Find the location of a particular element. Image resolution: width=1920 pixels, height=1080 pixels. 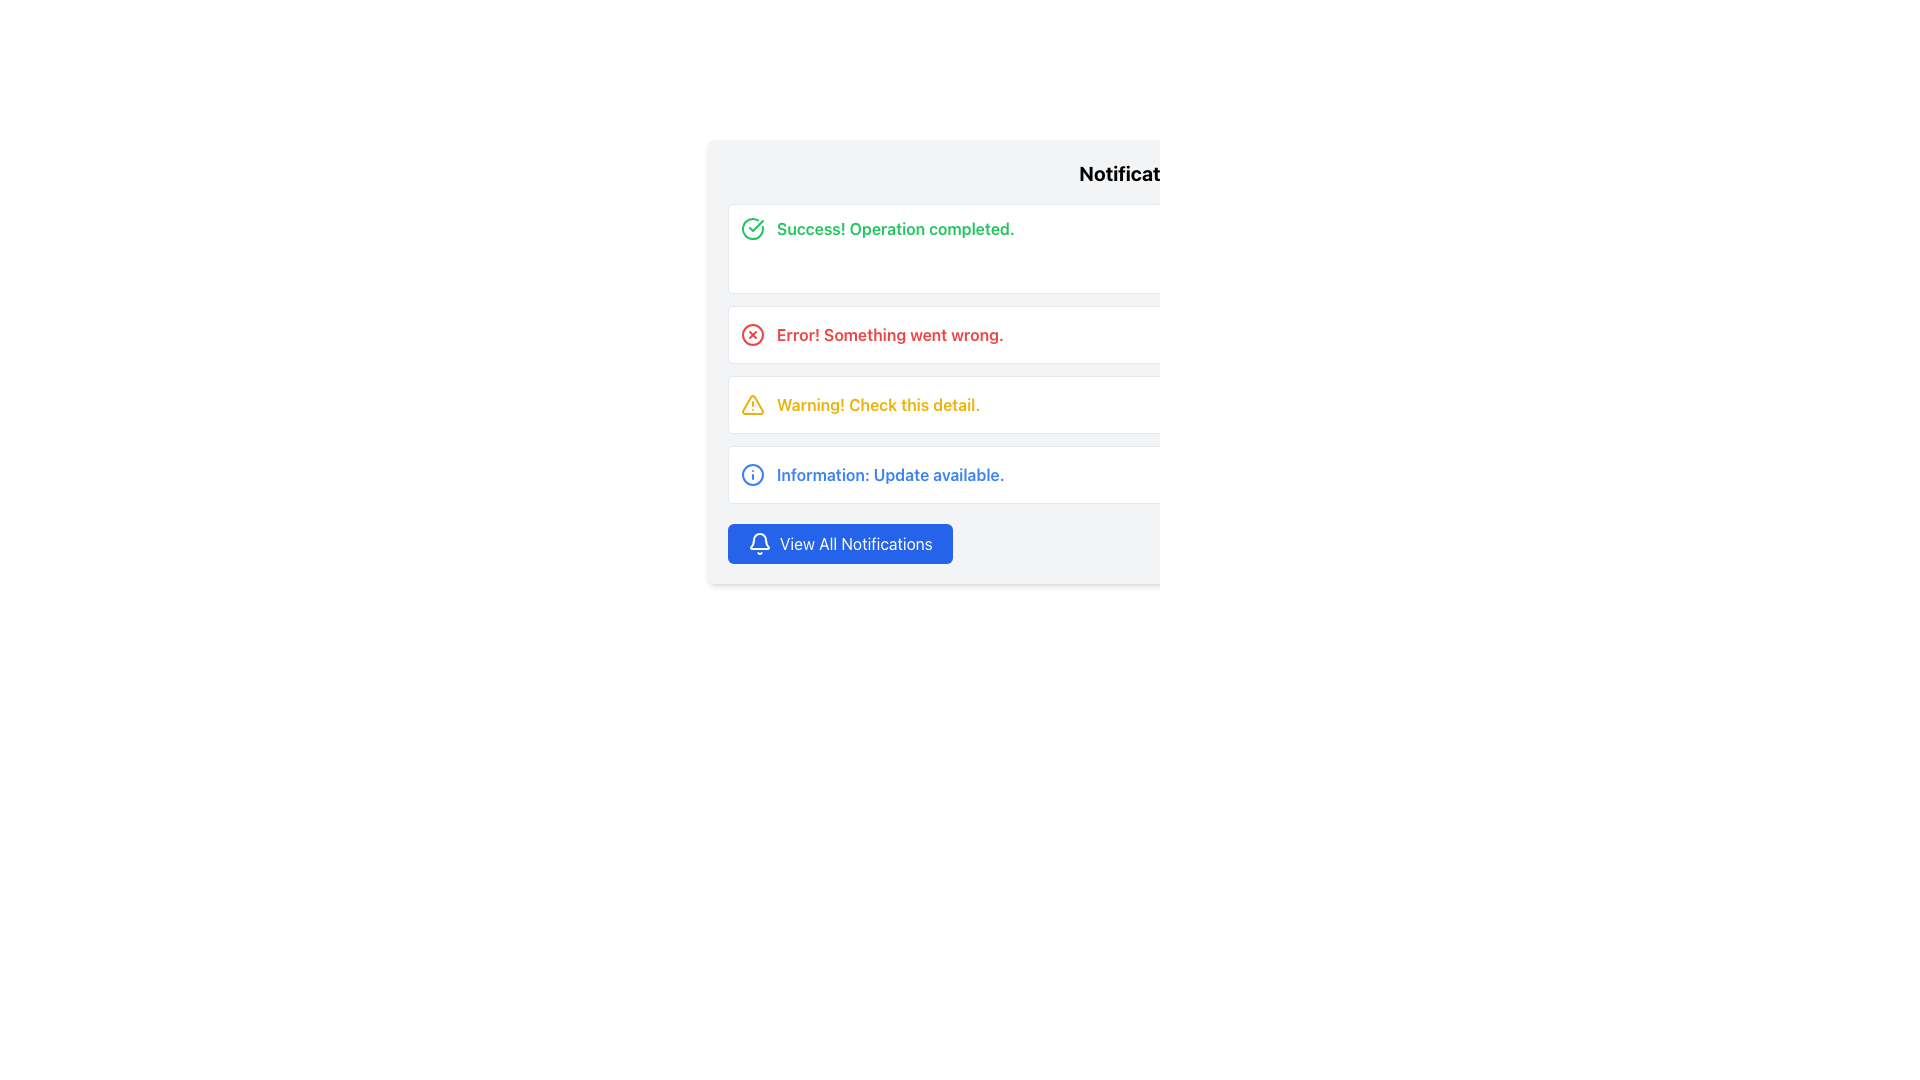

the static text element that displays 'Warning! Check this detail.' which is styled in bold and colored yellow, located in the third notification row, between a warning icon and a 'Review' button is located at coordinates (878, 405).